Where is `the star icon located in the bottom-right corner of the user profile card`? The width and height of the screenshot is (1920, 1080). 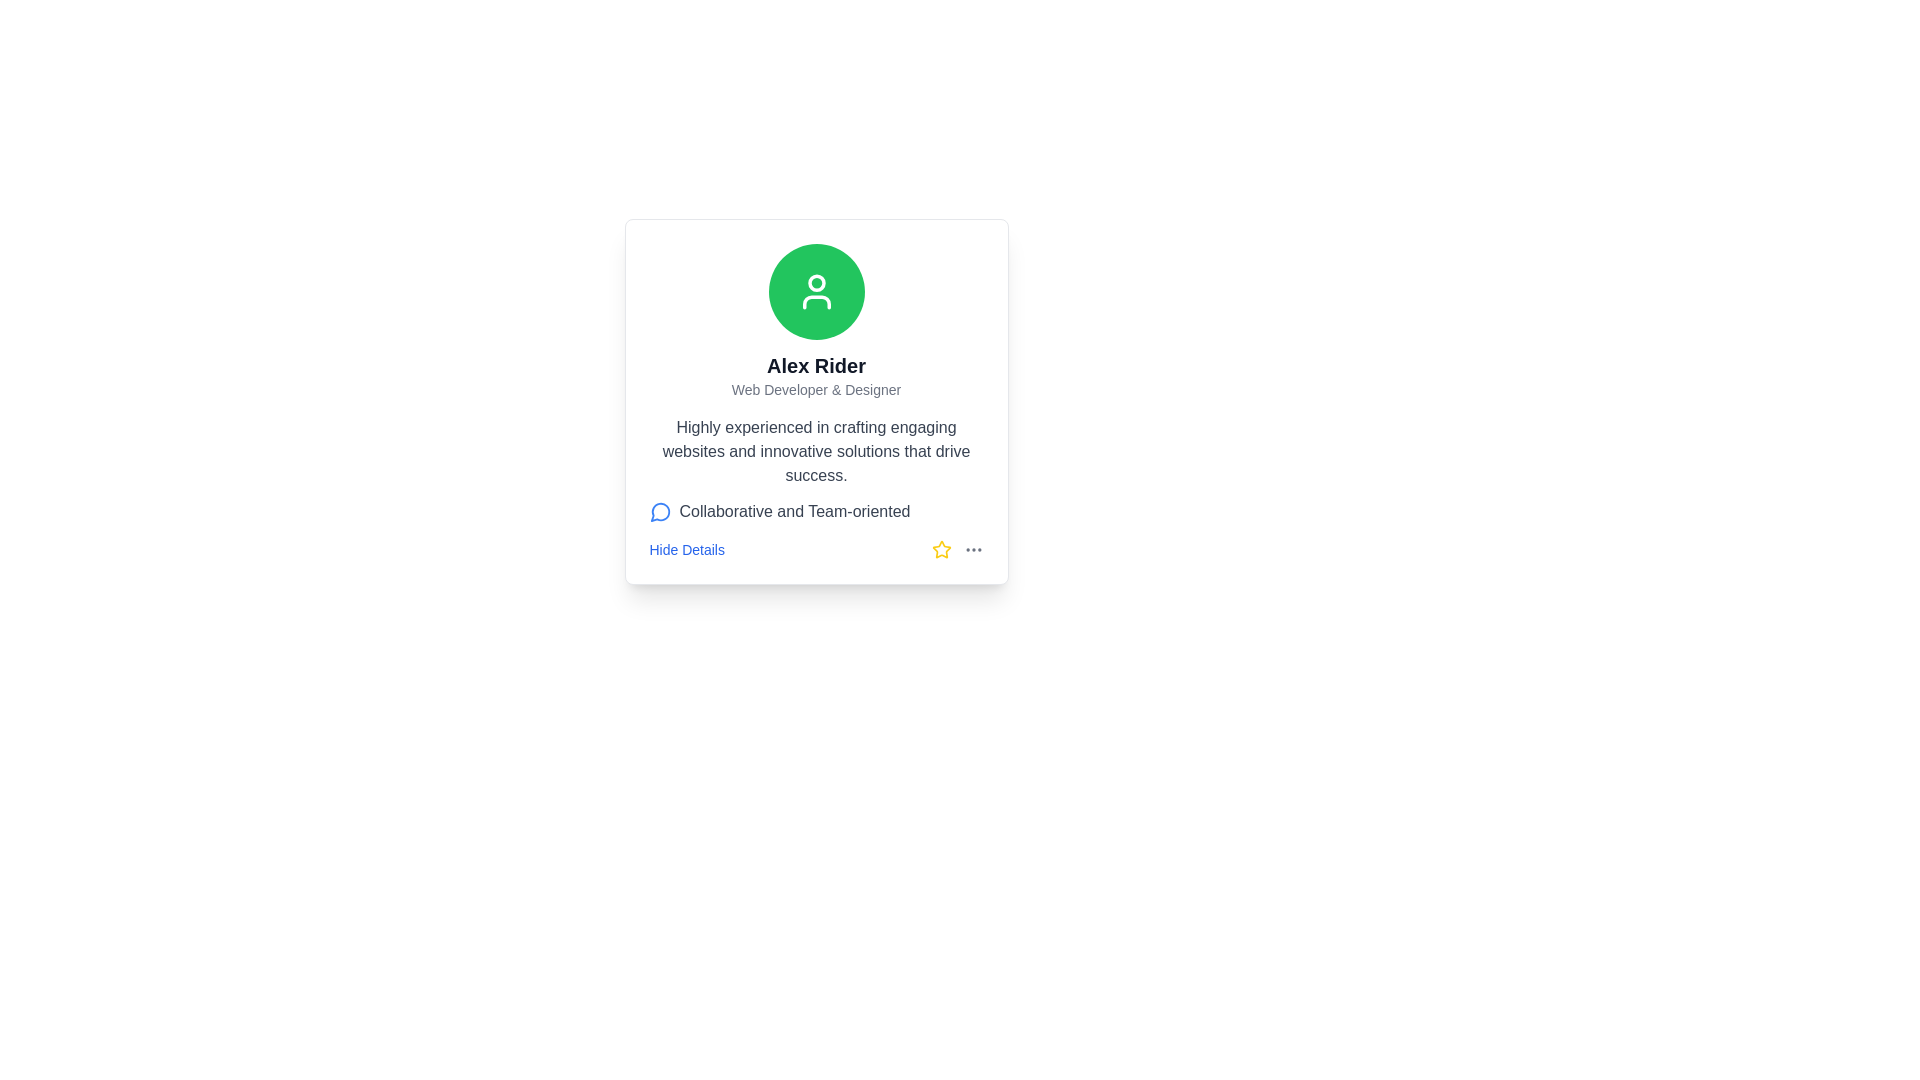
the star icon located in the bottom-right corner of the user profile card is located at coordinates (940, 549).